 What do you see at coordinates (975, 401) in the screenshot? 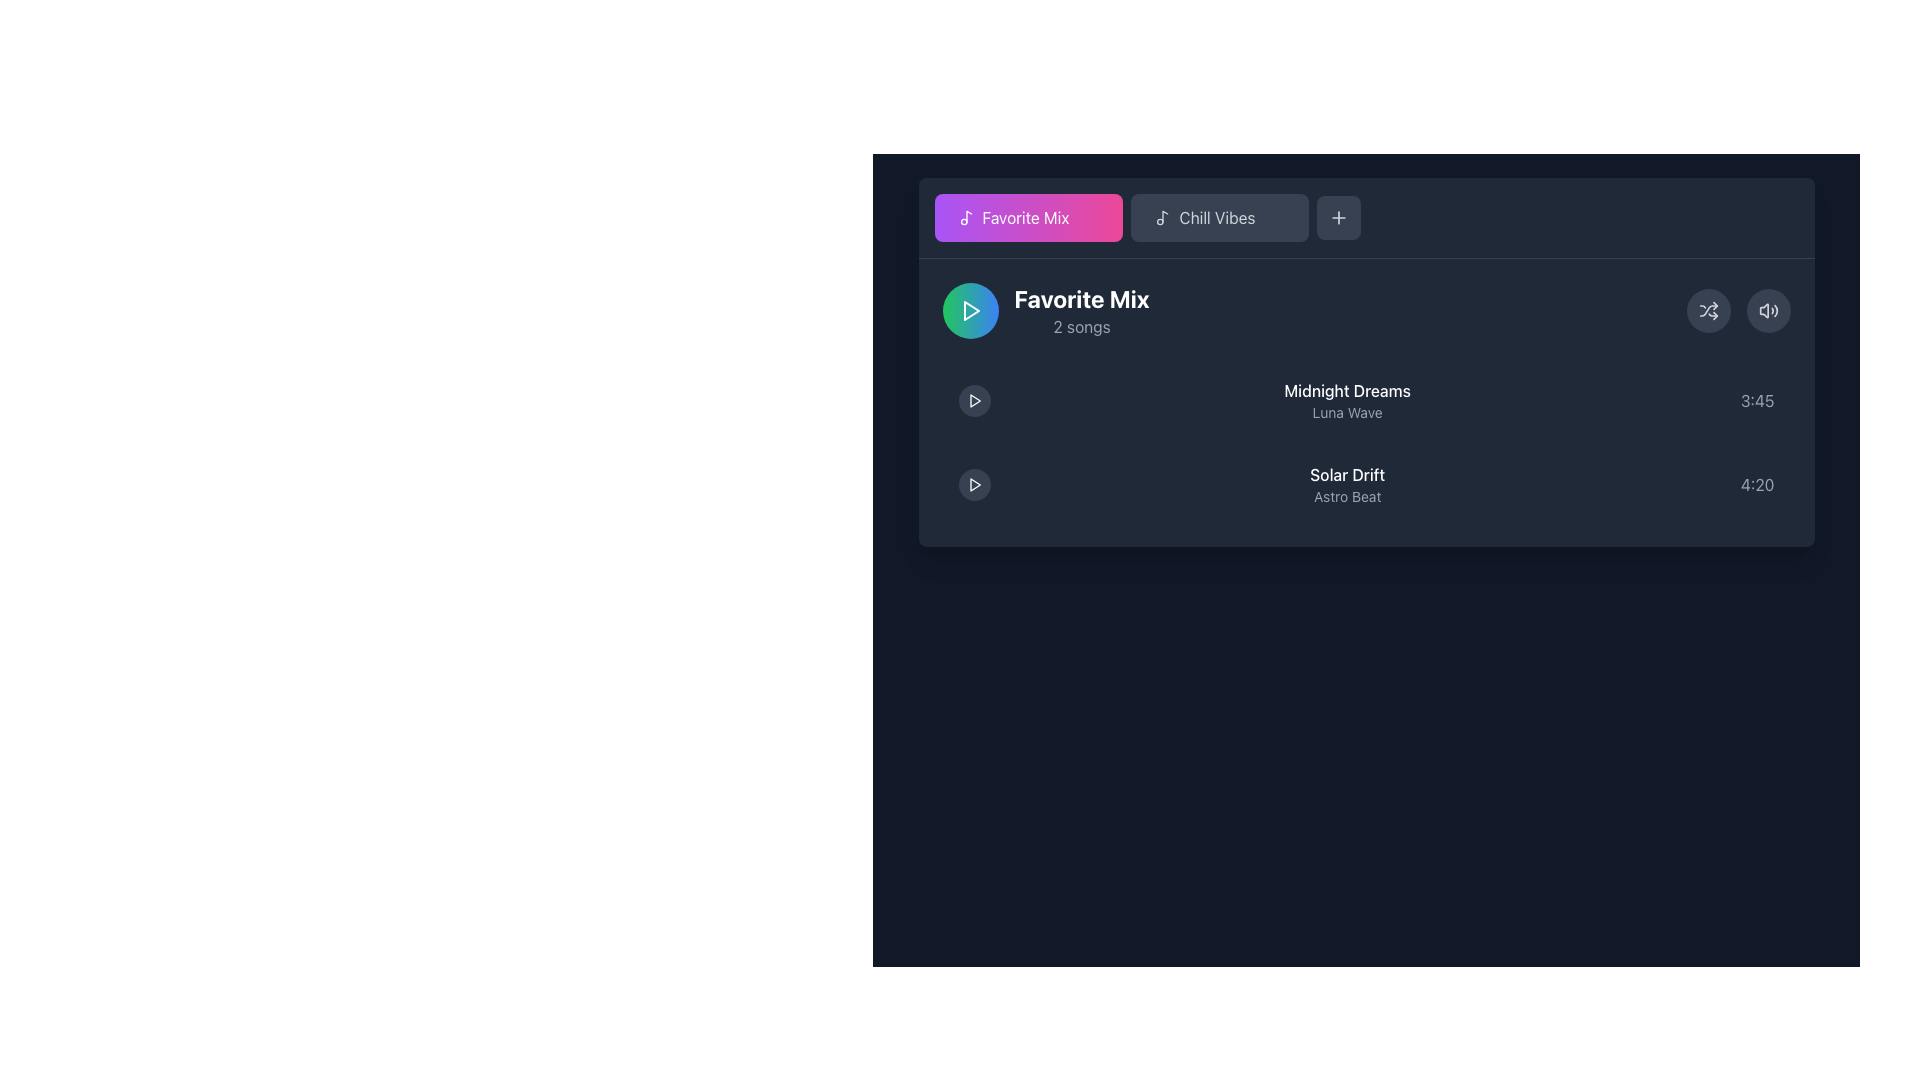
I see `the play button located to the left of the song titled 'Midnight Dreams' in the music playlist interface` at bounding box center [975, 401].